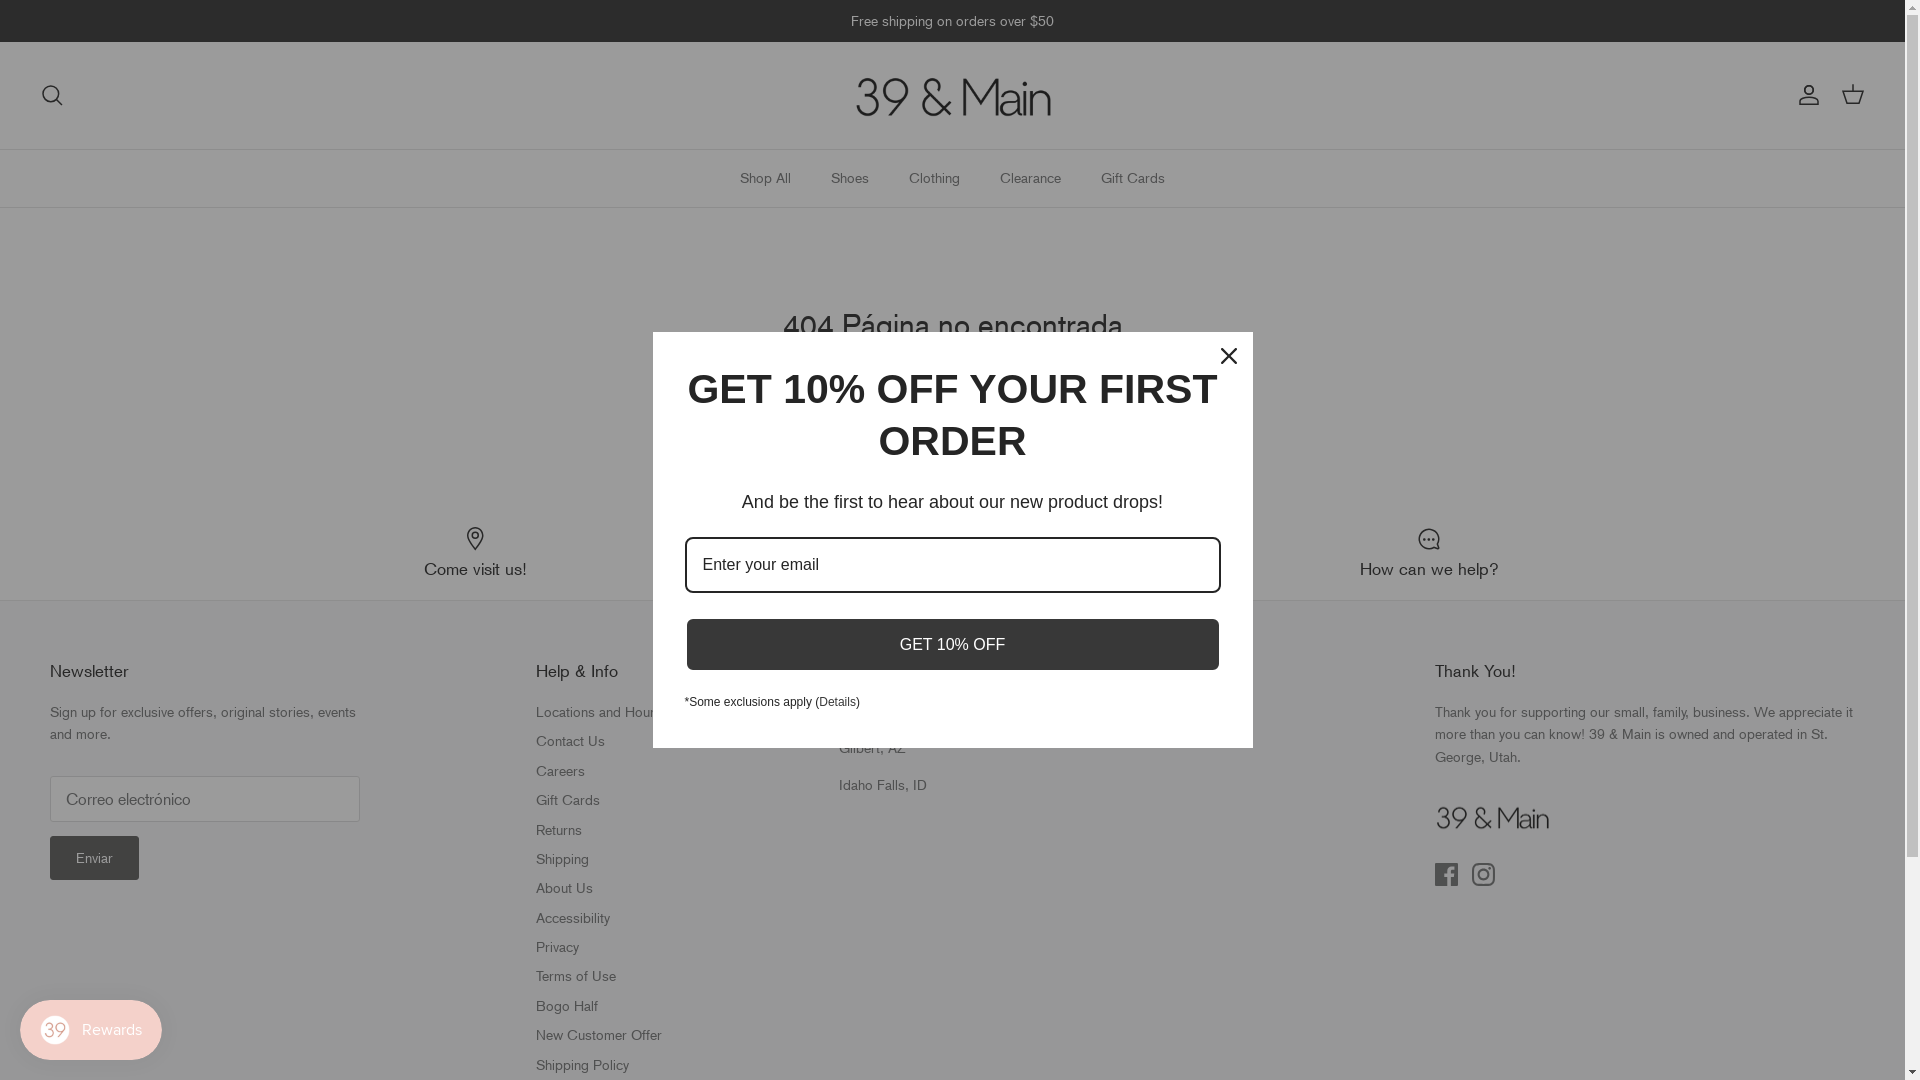  What do you see at coordinates (557, 946) in the screenshot?
I see `'Privacy'` at bounding box center [557, 946].